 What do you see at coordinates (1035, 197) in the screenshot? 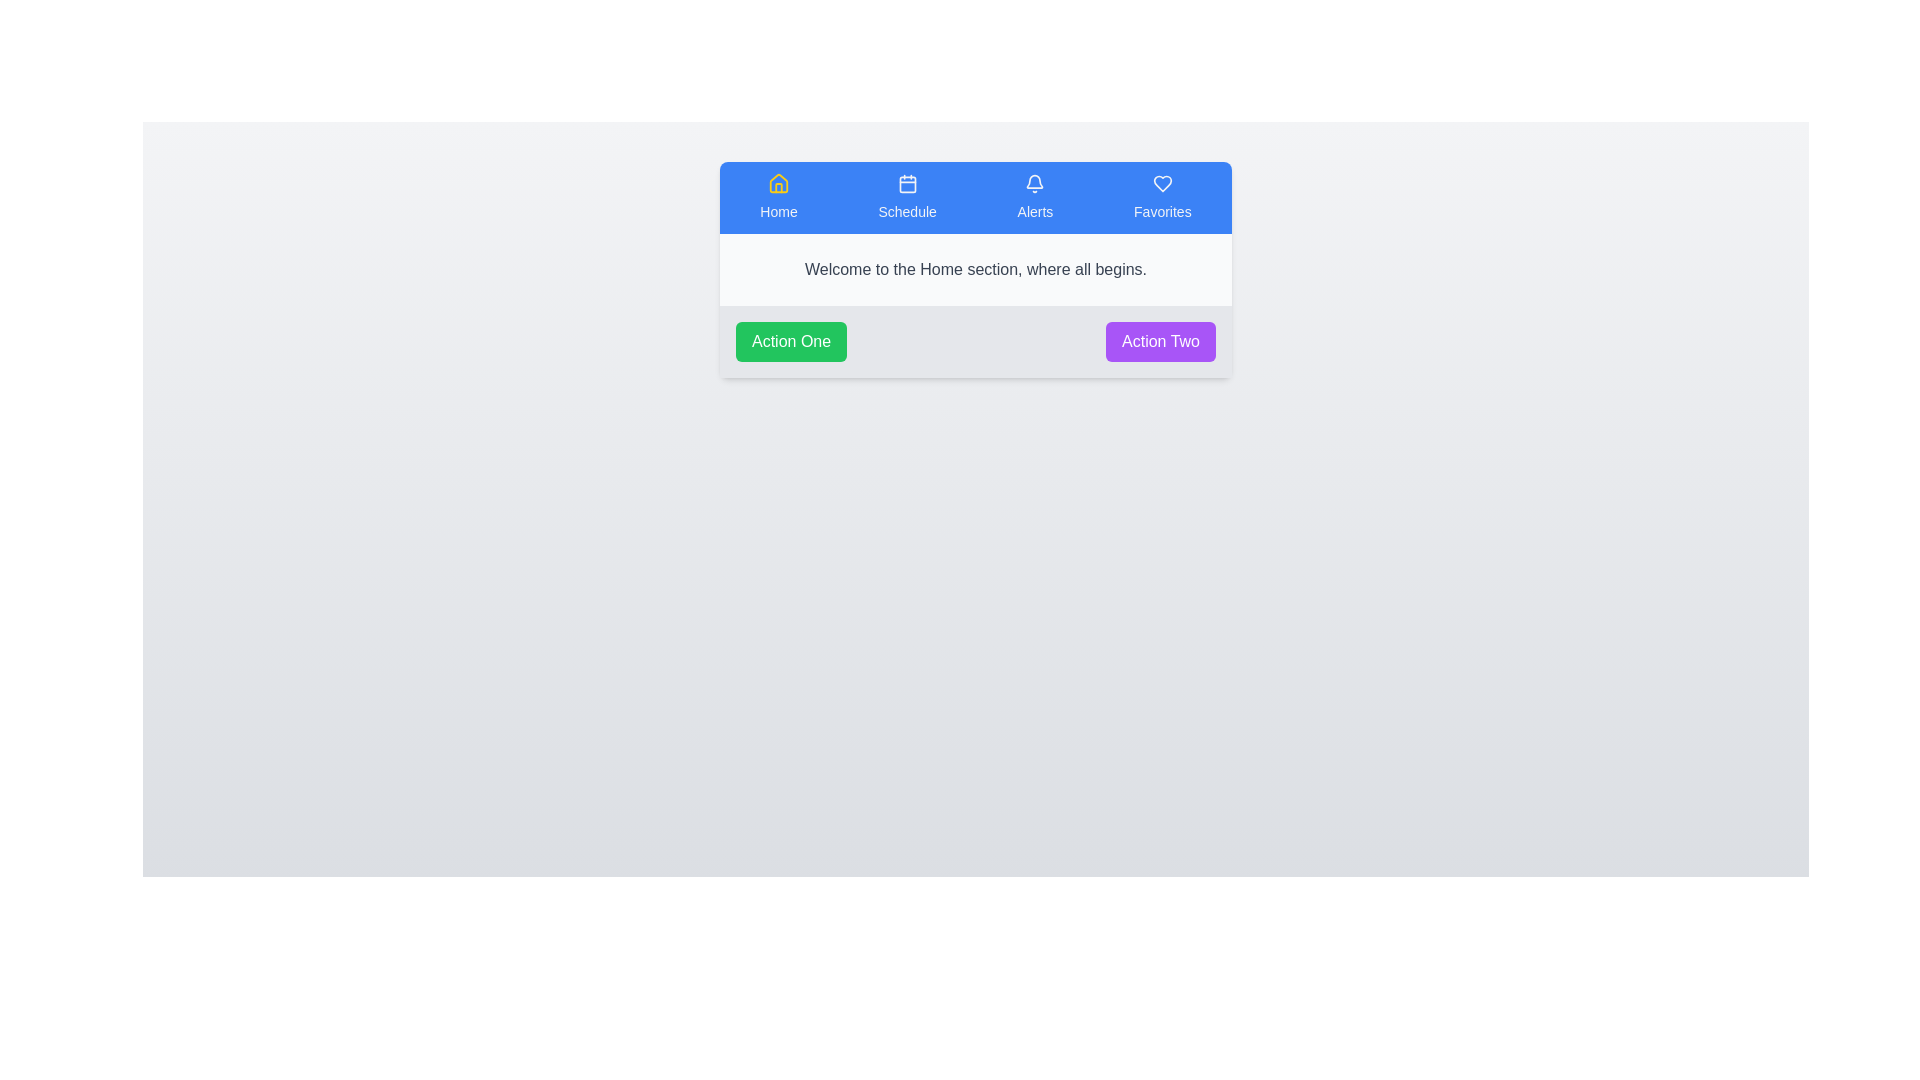
I see `the Alerts tab` at bounding box center [1035, 197].